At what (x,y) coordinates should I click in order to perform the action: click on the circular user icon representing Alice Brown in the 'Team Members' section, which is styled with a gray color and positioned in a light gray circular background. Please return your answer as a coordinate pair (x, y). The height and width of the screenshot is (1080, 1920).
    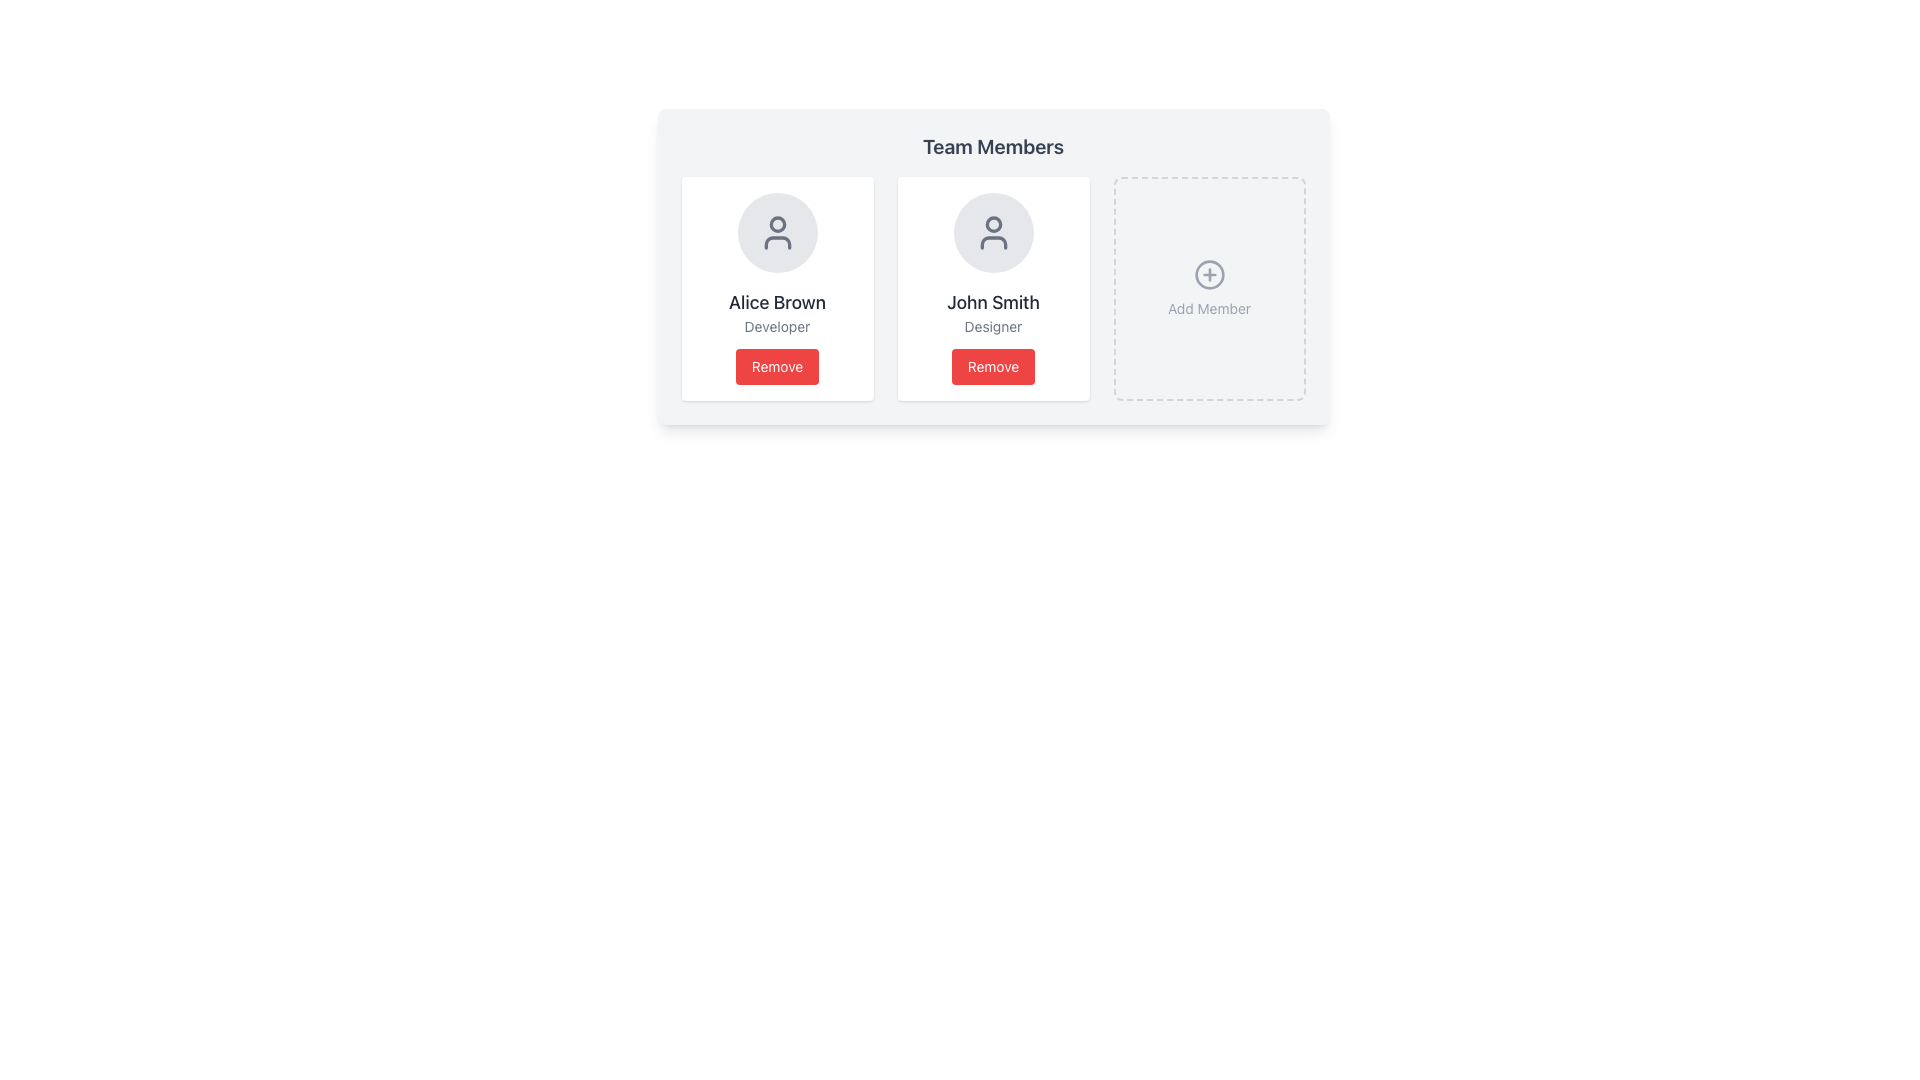
    Looking at the image, I should click on (776, 231).